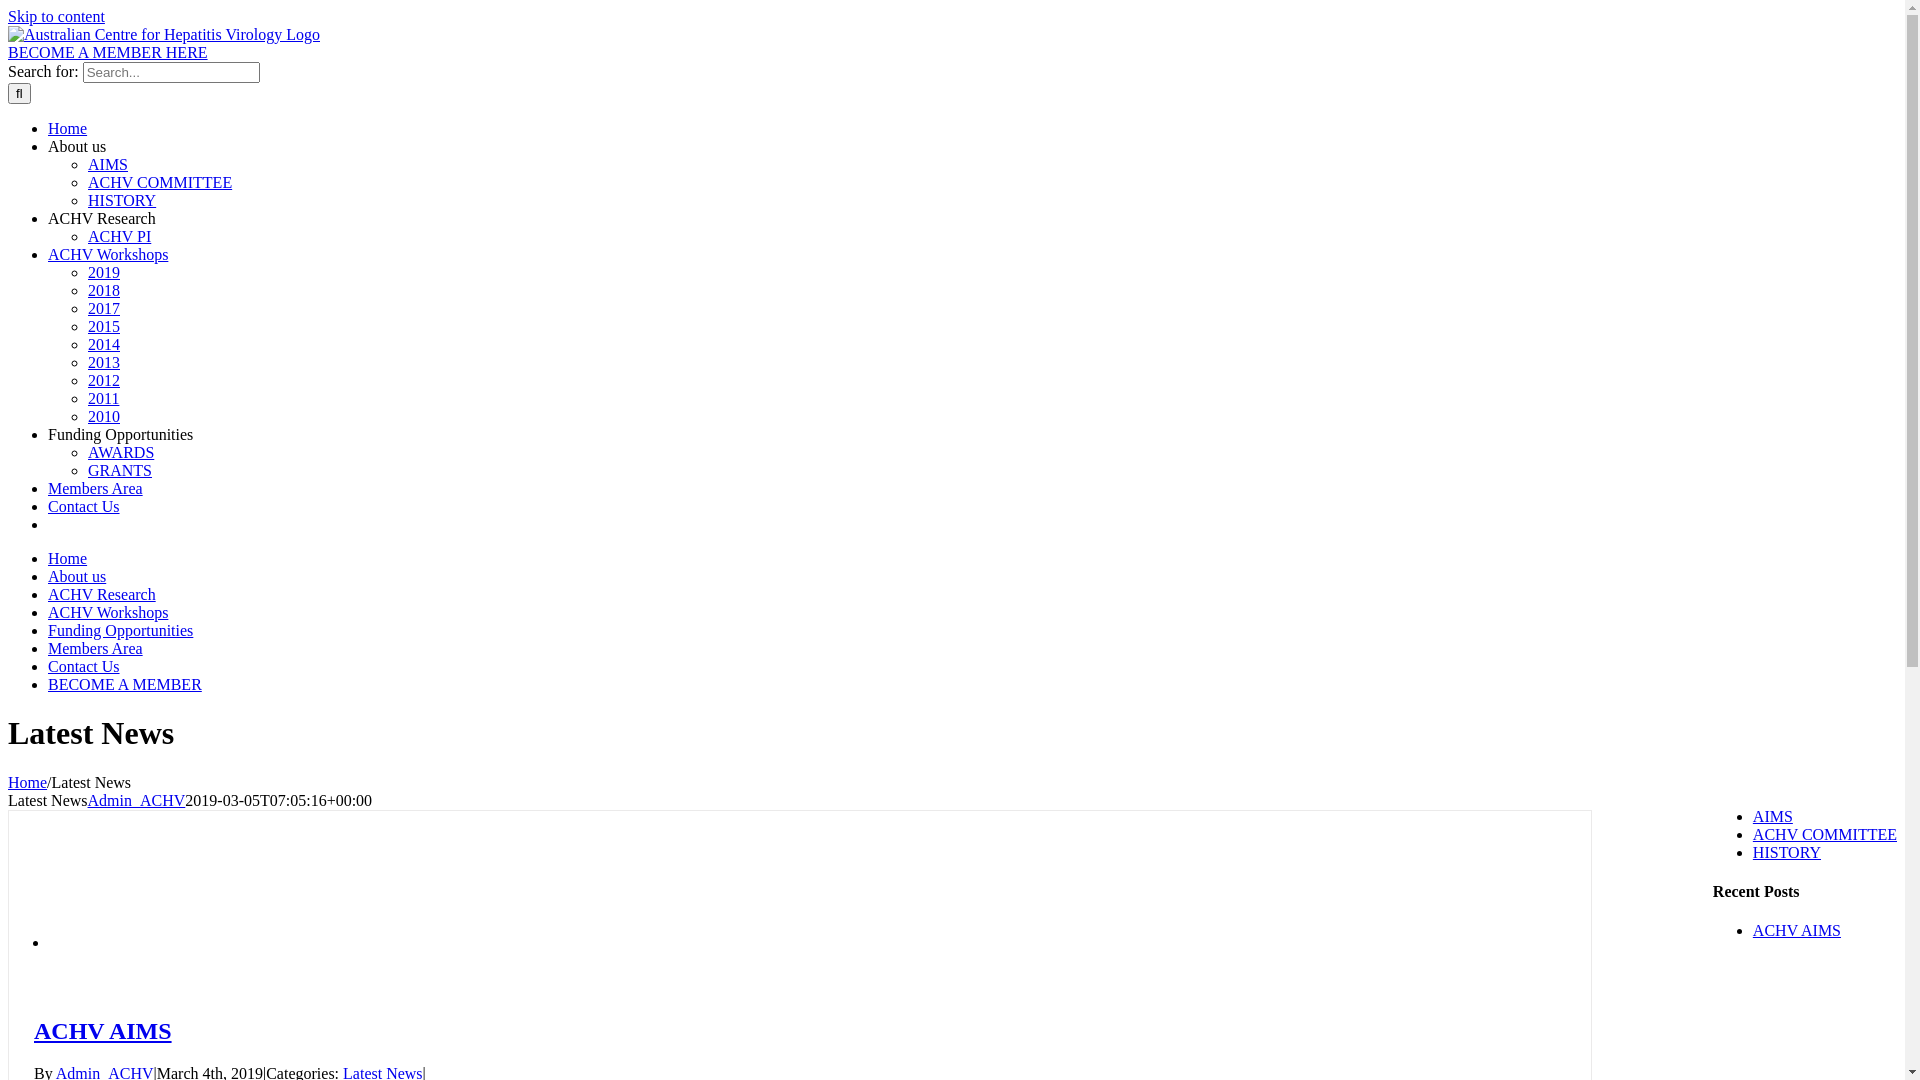  What do you see at coordinates (103, 272) in the screenshot?
I see `'2019'` at bounding box center [103, 272].